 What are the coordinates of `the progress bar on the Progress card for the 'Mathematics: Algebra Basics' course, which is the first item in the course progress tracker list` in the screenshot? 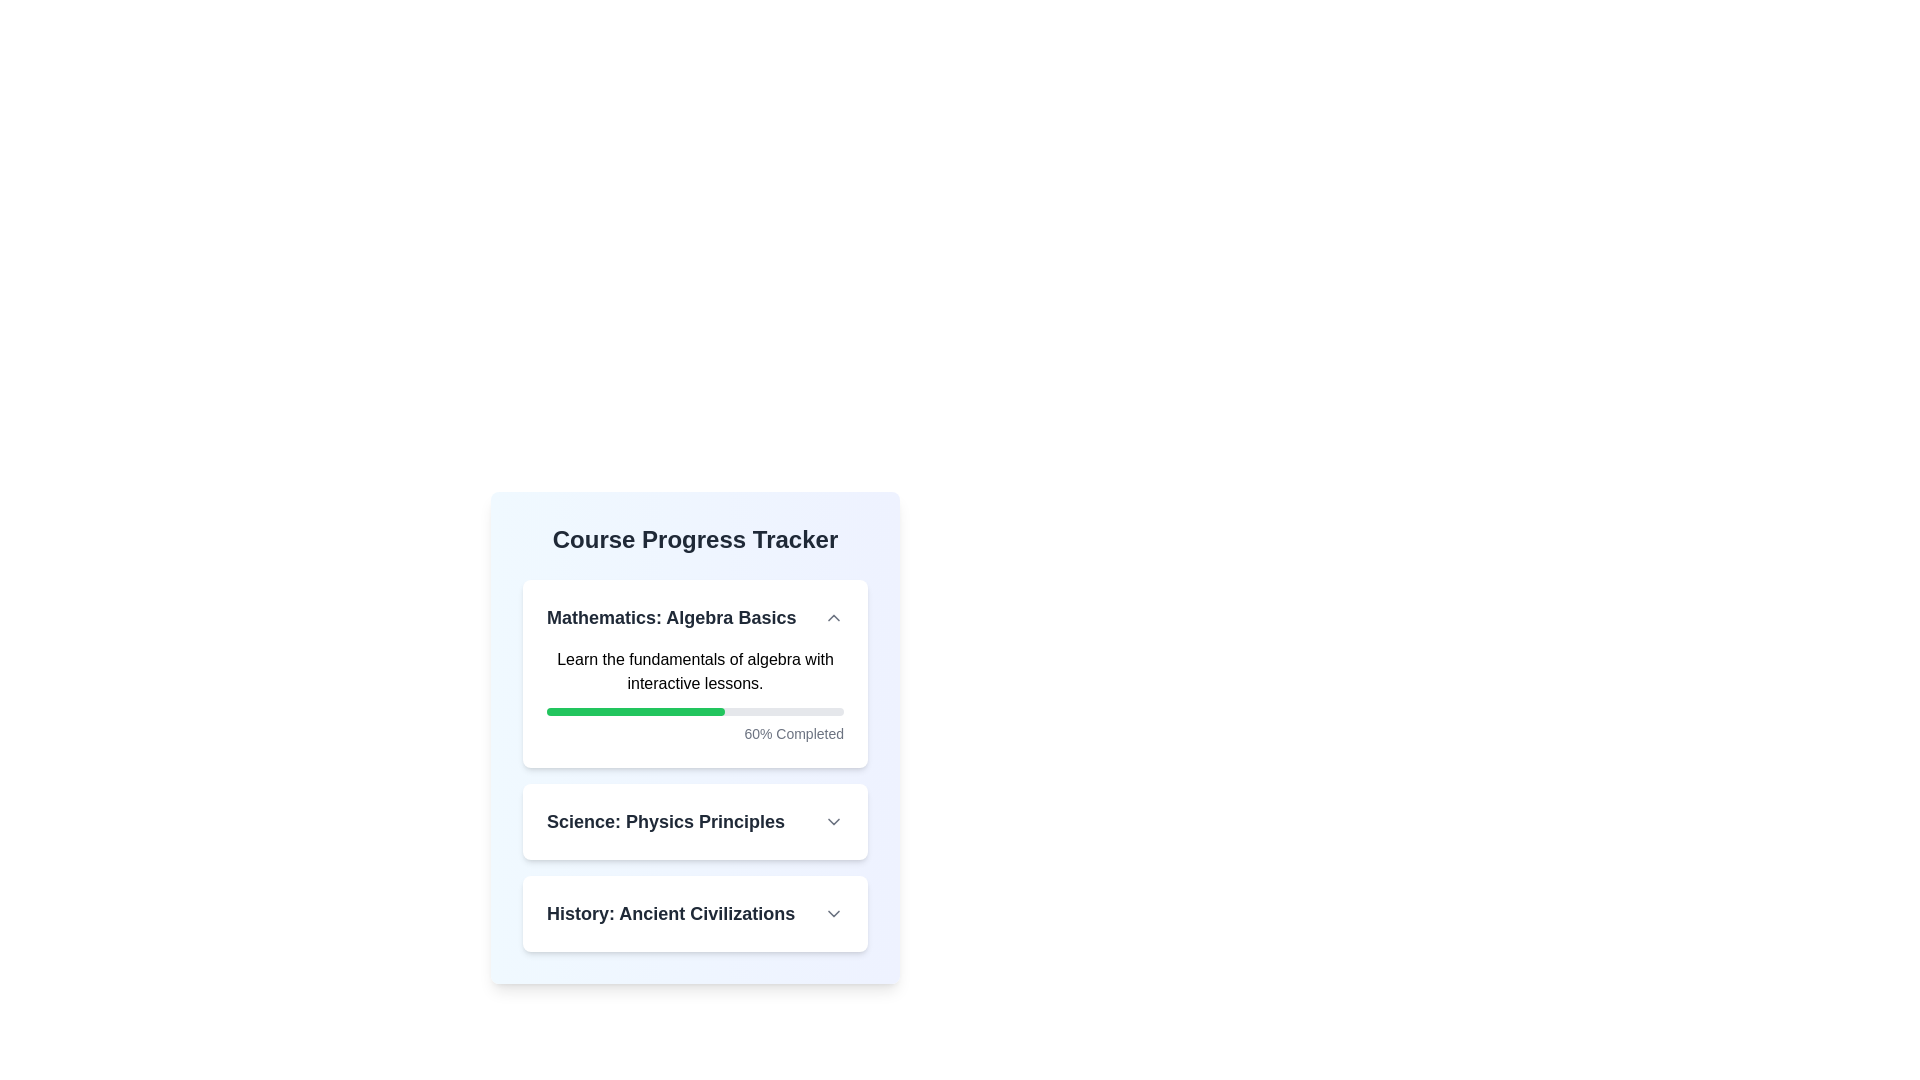 It's located at (695, 674).